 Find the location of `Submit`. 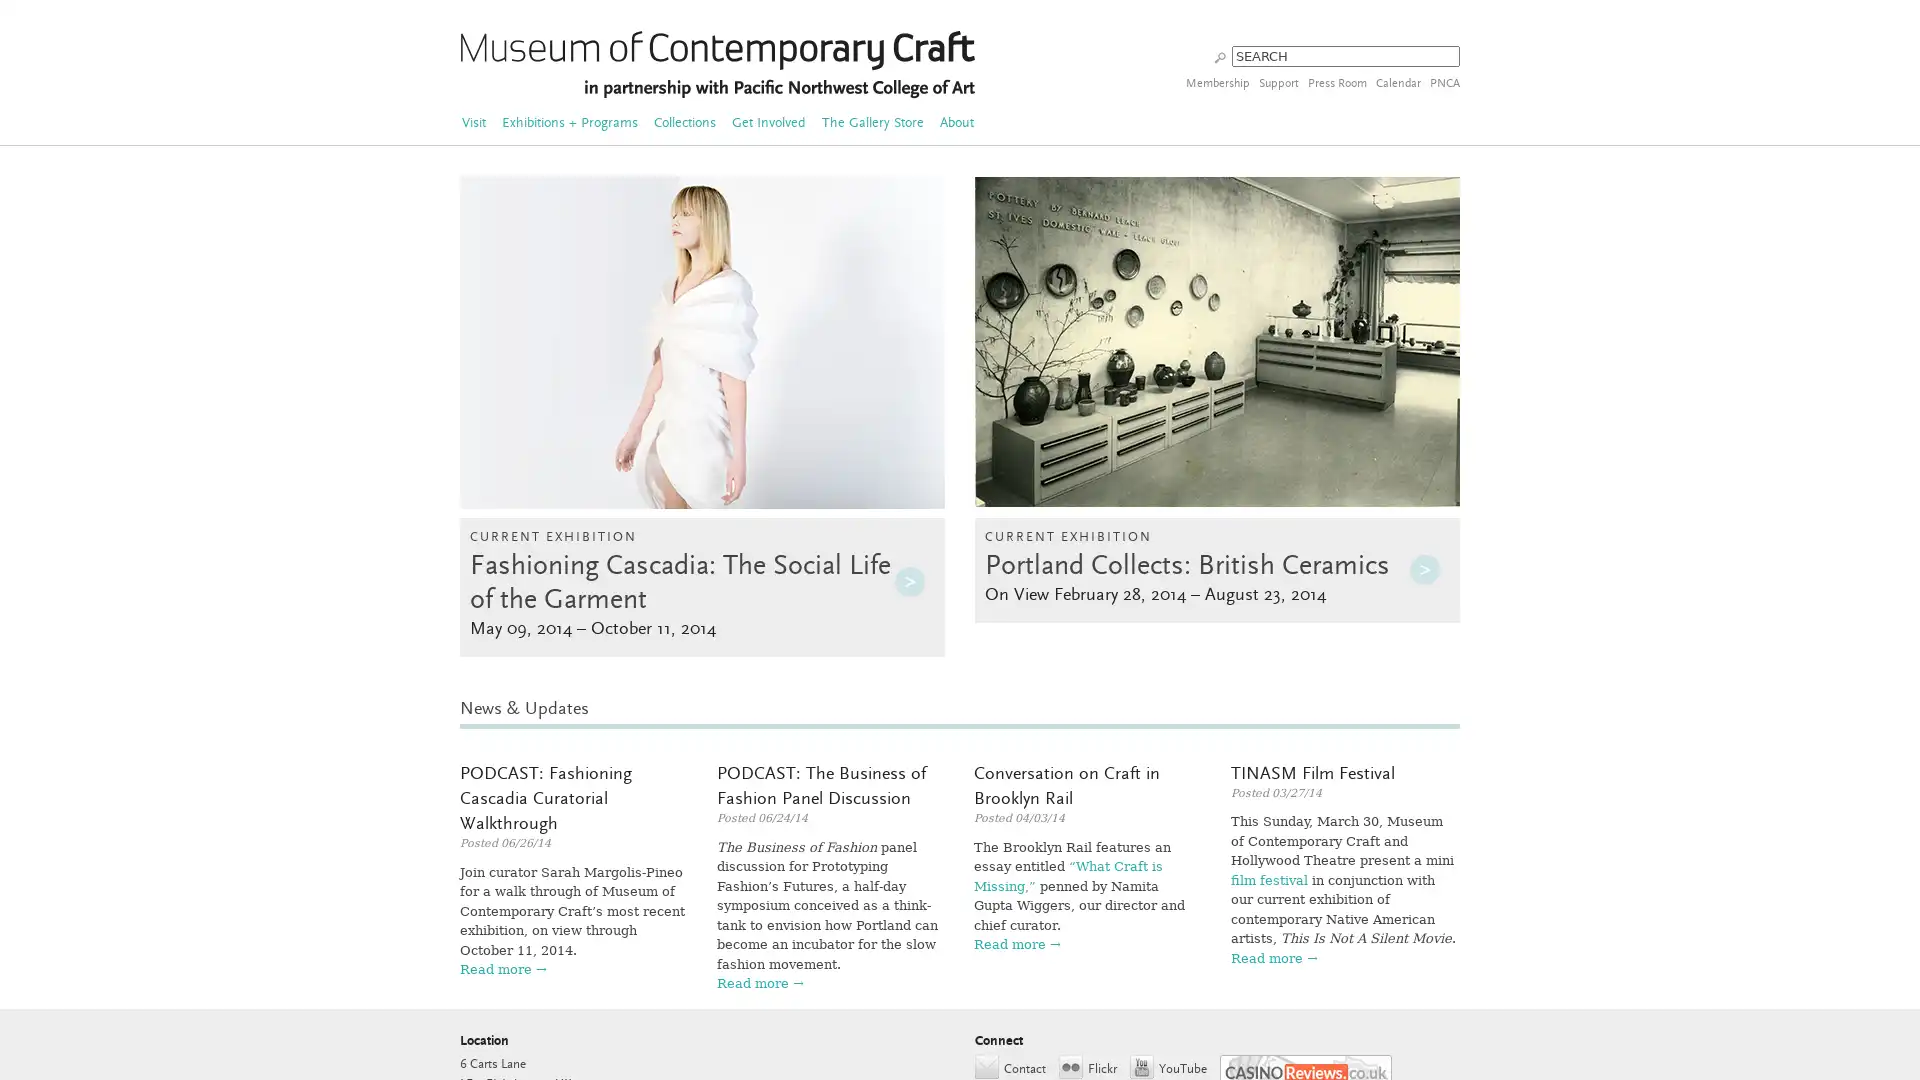

Submit is located at coordinates (1219, 55).